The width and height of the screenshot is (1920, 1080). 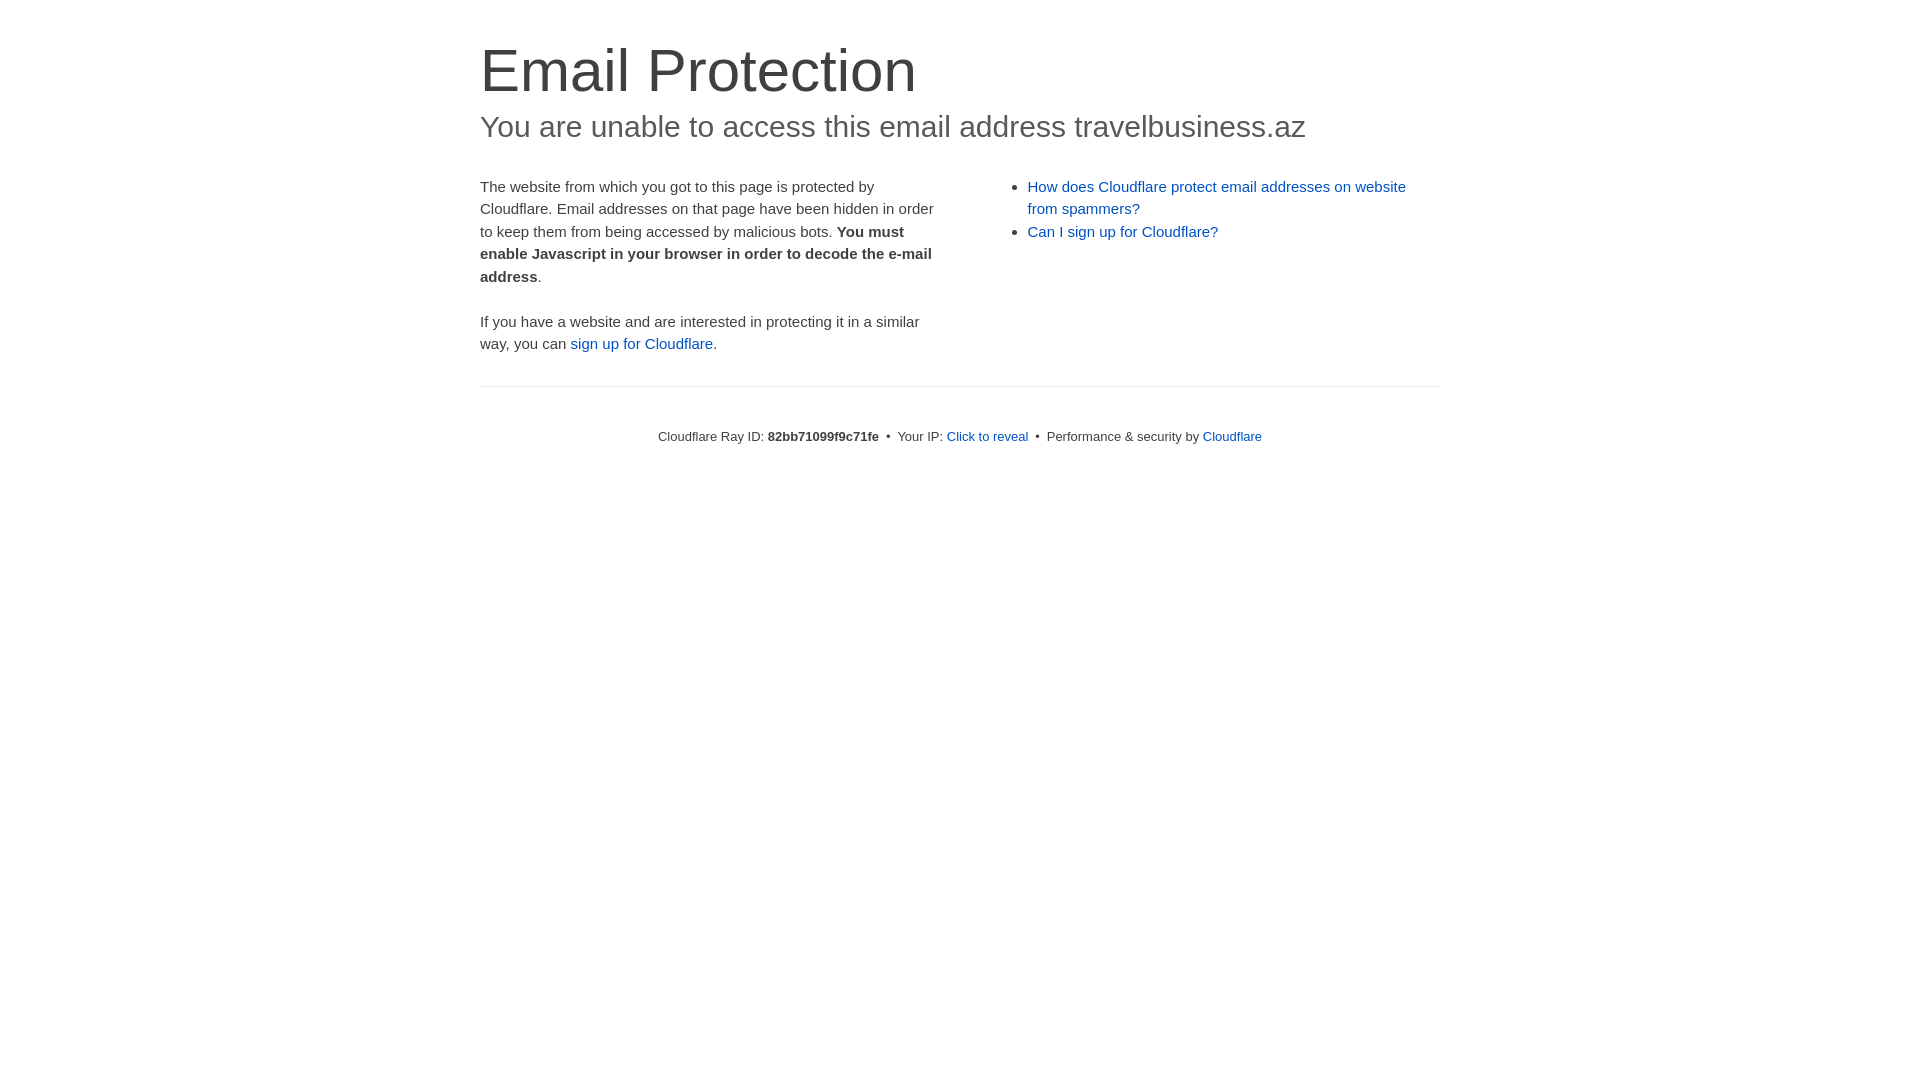 What do you see at coordinates (1123, 230) in the screenshot?
I see `'Can I sign up for Cloudflare?'` at bounding box center [1123, 230].